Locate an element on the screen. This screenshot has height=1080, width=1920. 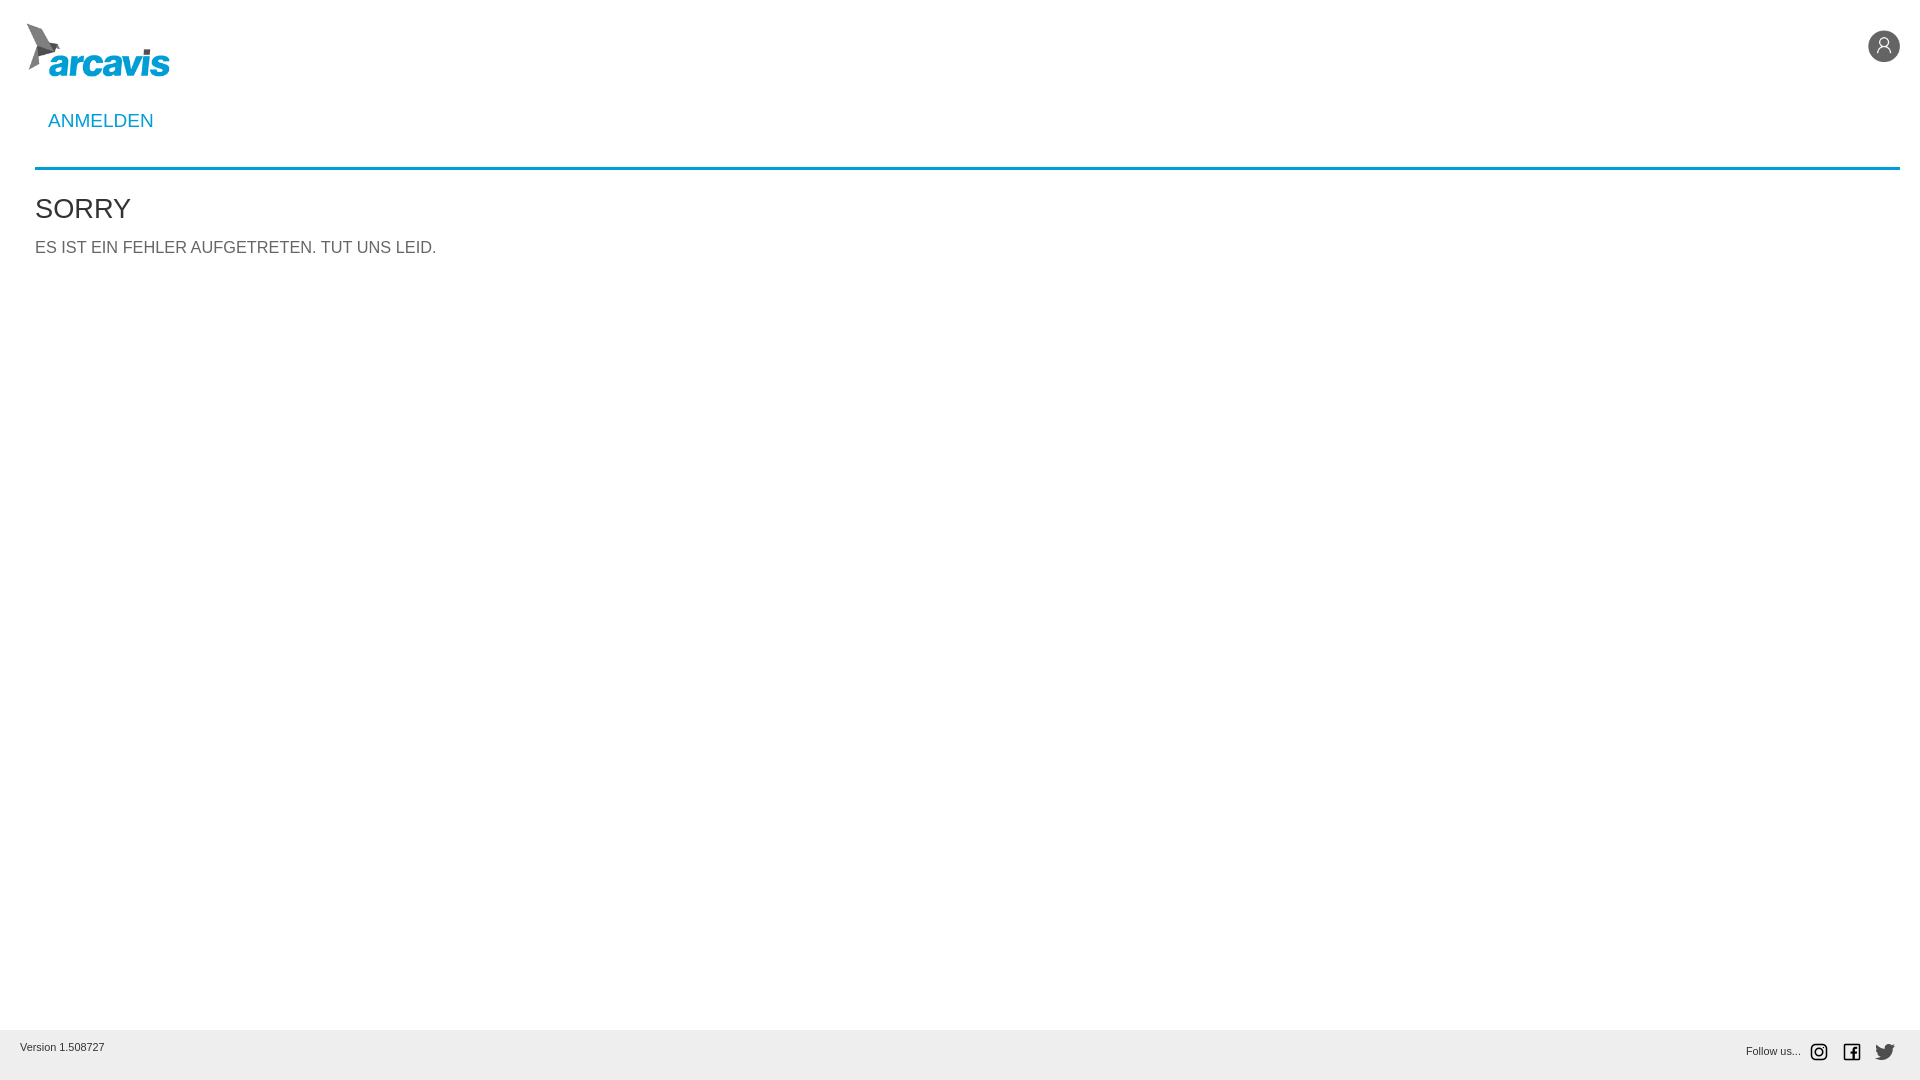
'ANMELDEN' is located at coordinates (99, 120).